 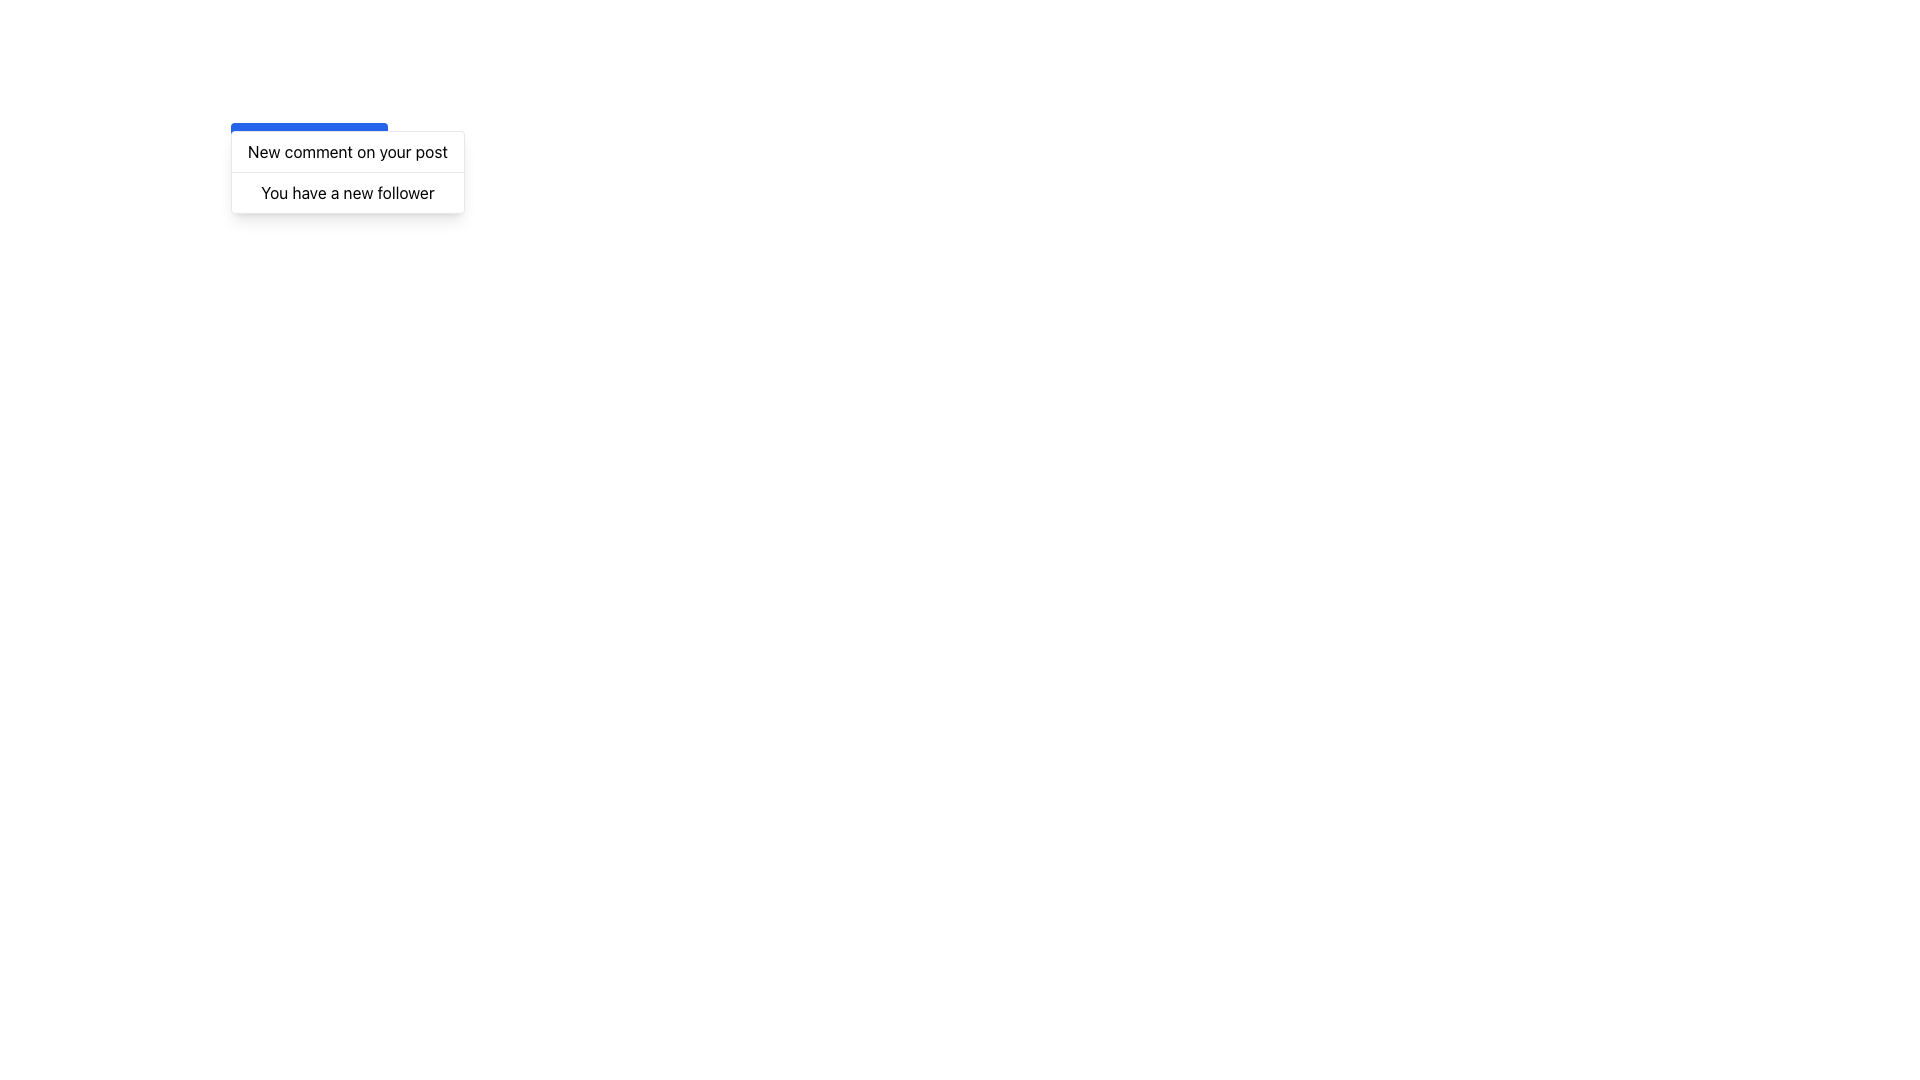 What do you see at coordinates (347, 192) in the screenshot?
I see `the Text Display element that contains the notification 'You have a new follower', which is located beneath the 'New comment on your post' notification` at bounding box center [347, 192].